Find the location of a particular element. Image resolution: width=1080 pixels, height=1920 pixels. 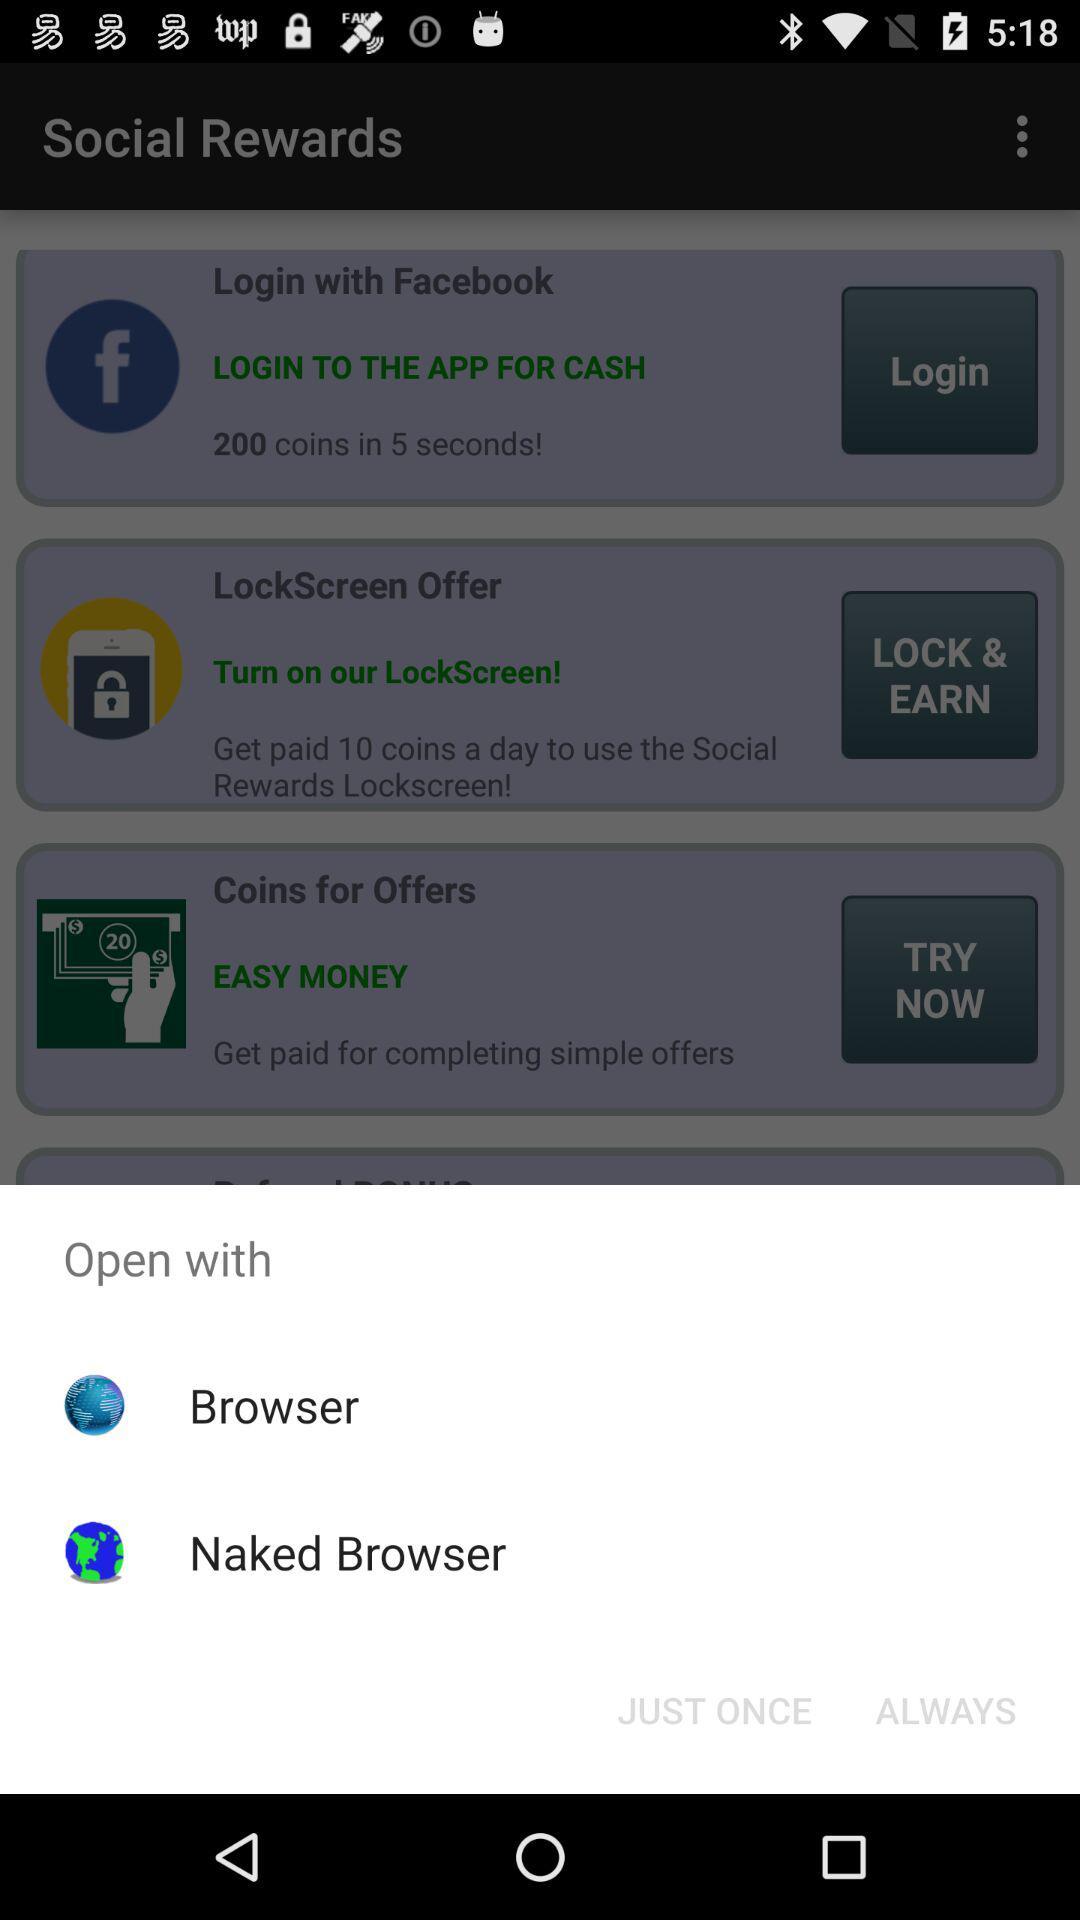

just once item is located at coordinates (713, 1708).